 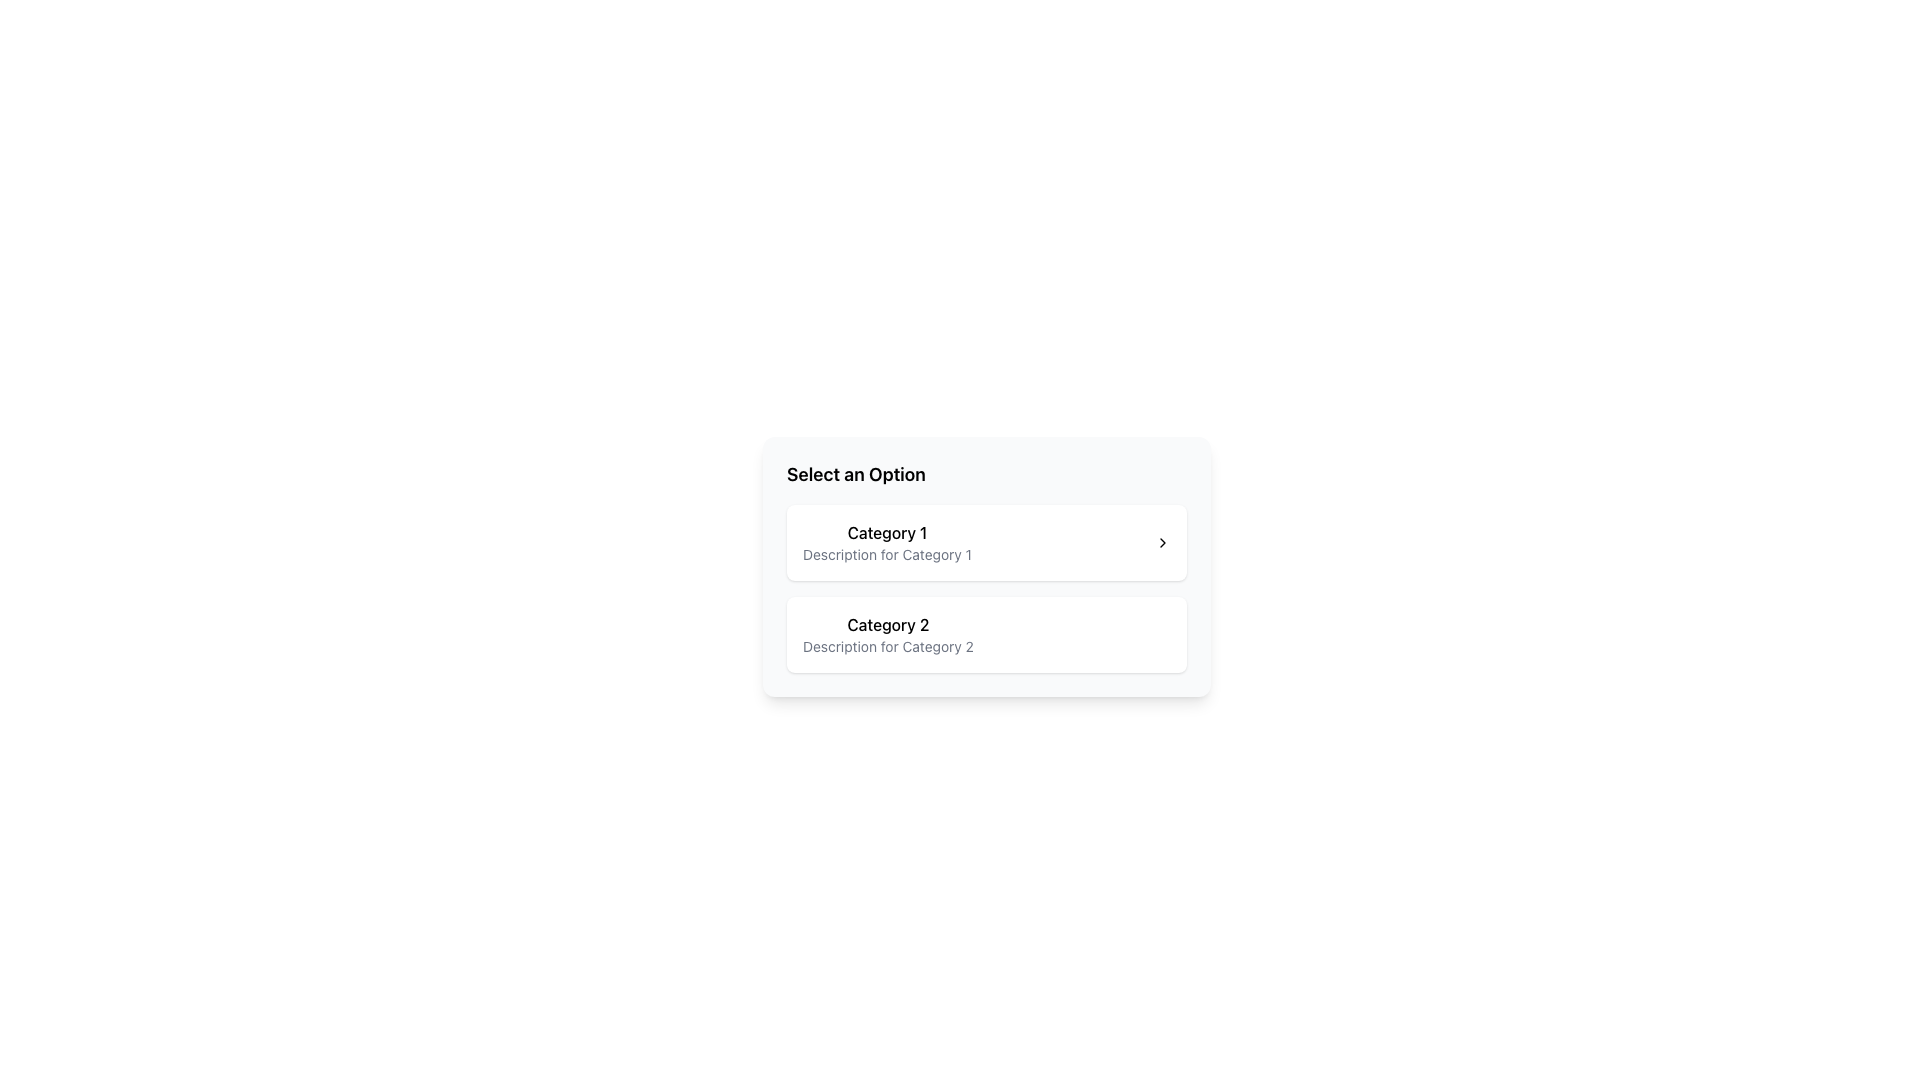 I want to click on the text block that describes 'Category 2', which provides a label and description for the second option in a vertically stacked list, so click(x=887, y=635).